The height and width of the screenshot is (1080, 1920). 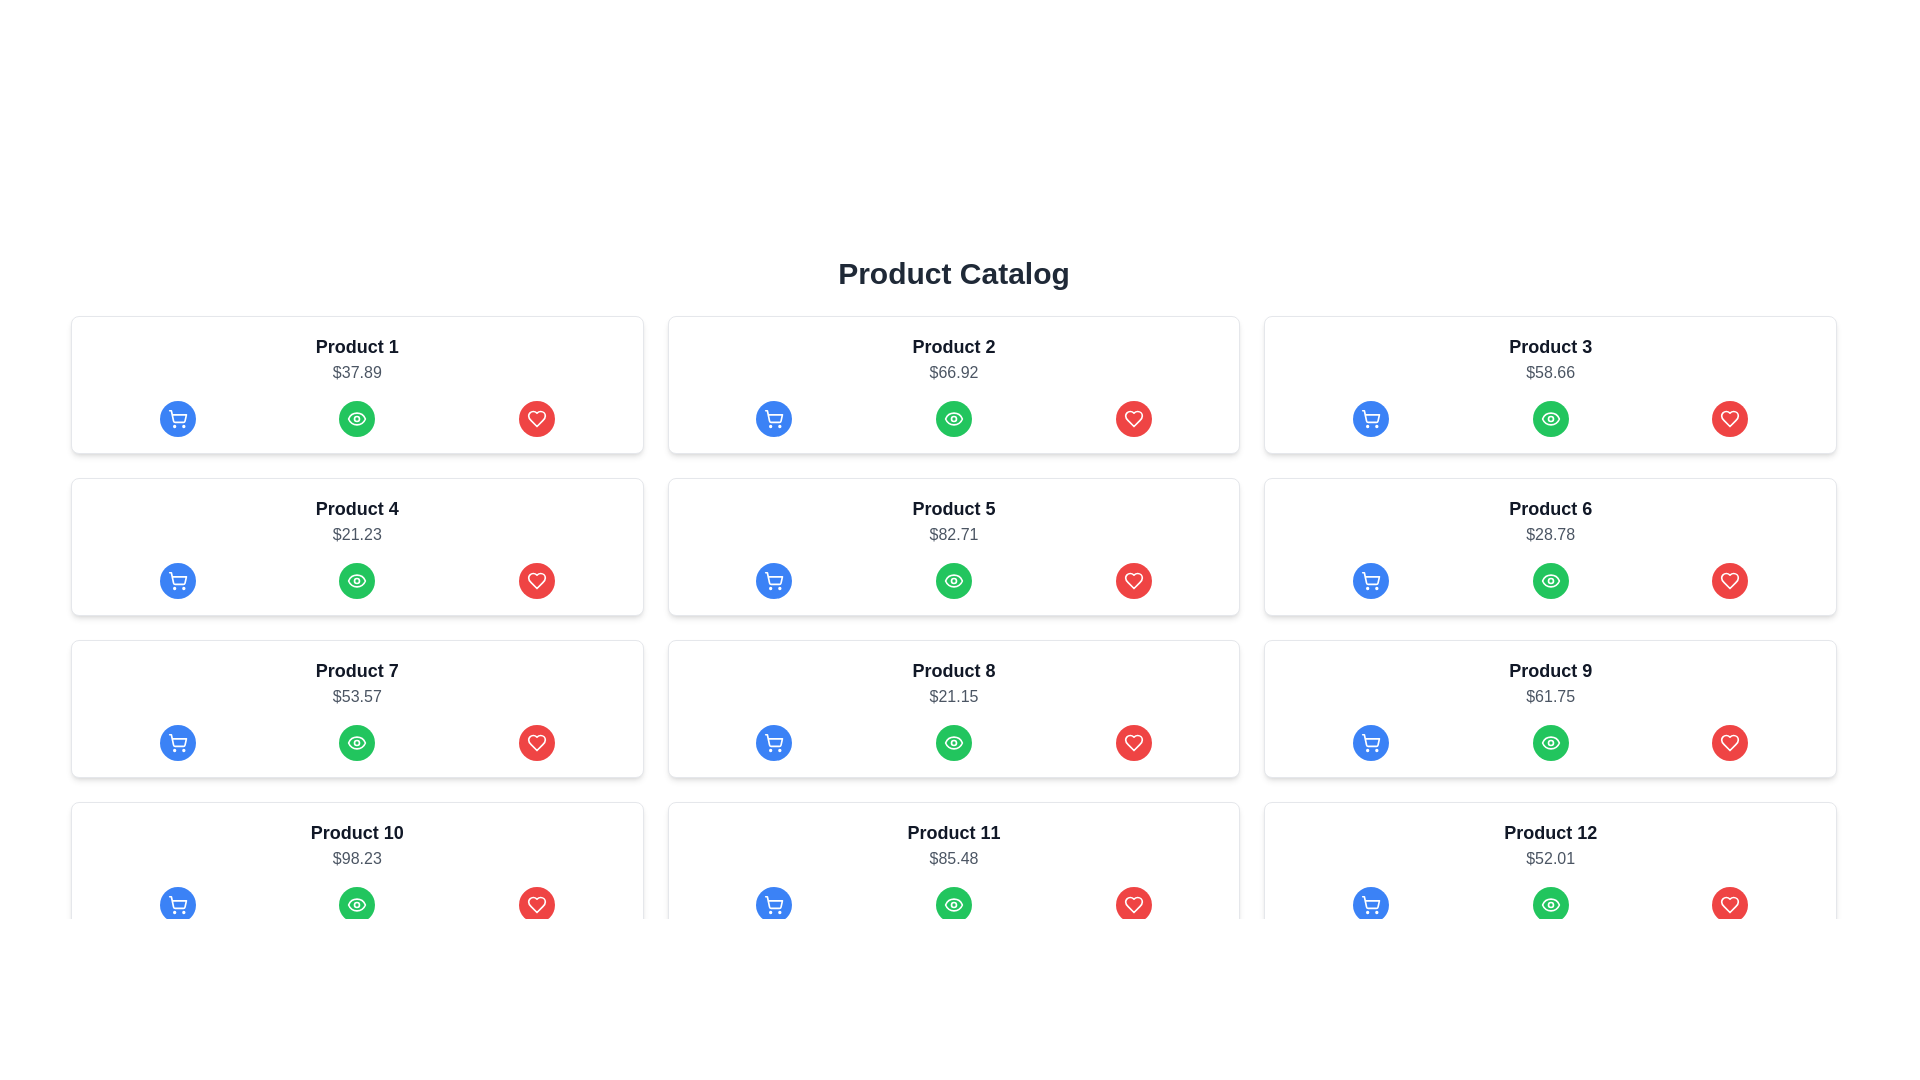 What do you see at coordinates (357, 418) in the screenshot?
I see `the action panel located at the bottom section of the card titled 'Product 1', which includes buttons for adding to cart, viewing product details, and adding to wishlist` at bounding box center [357, 418].